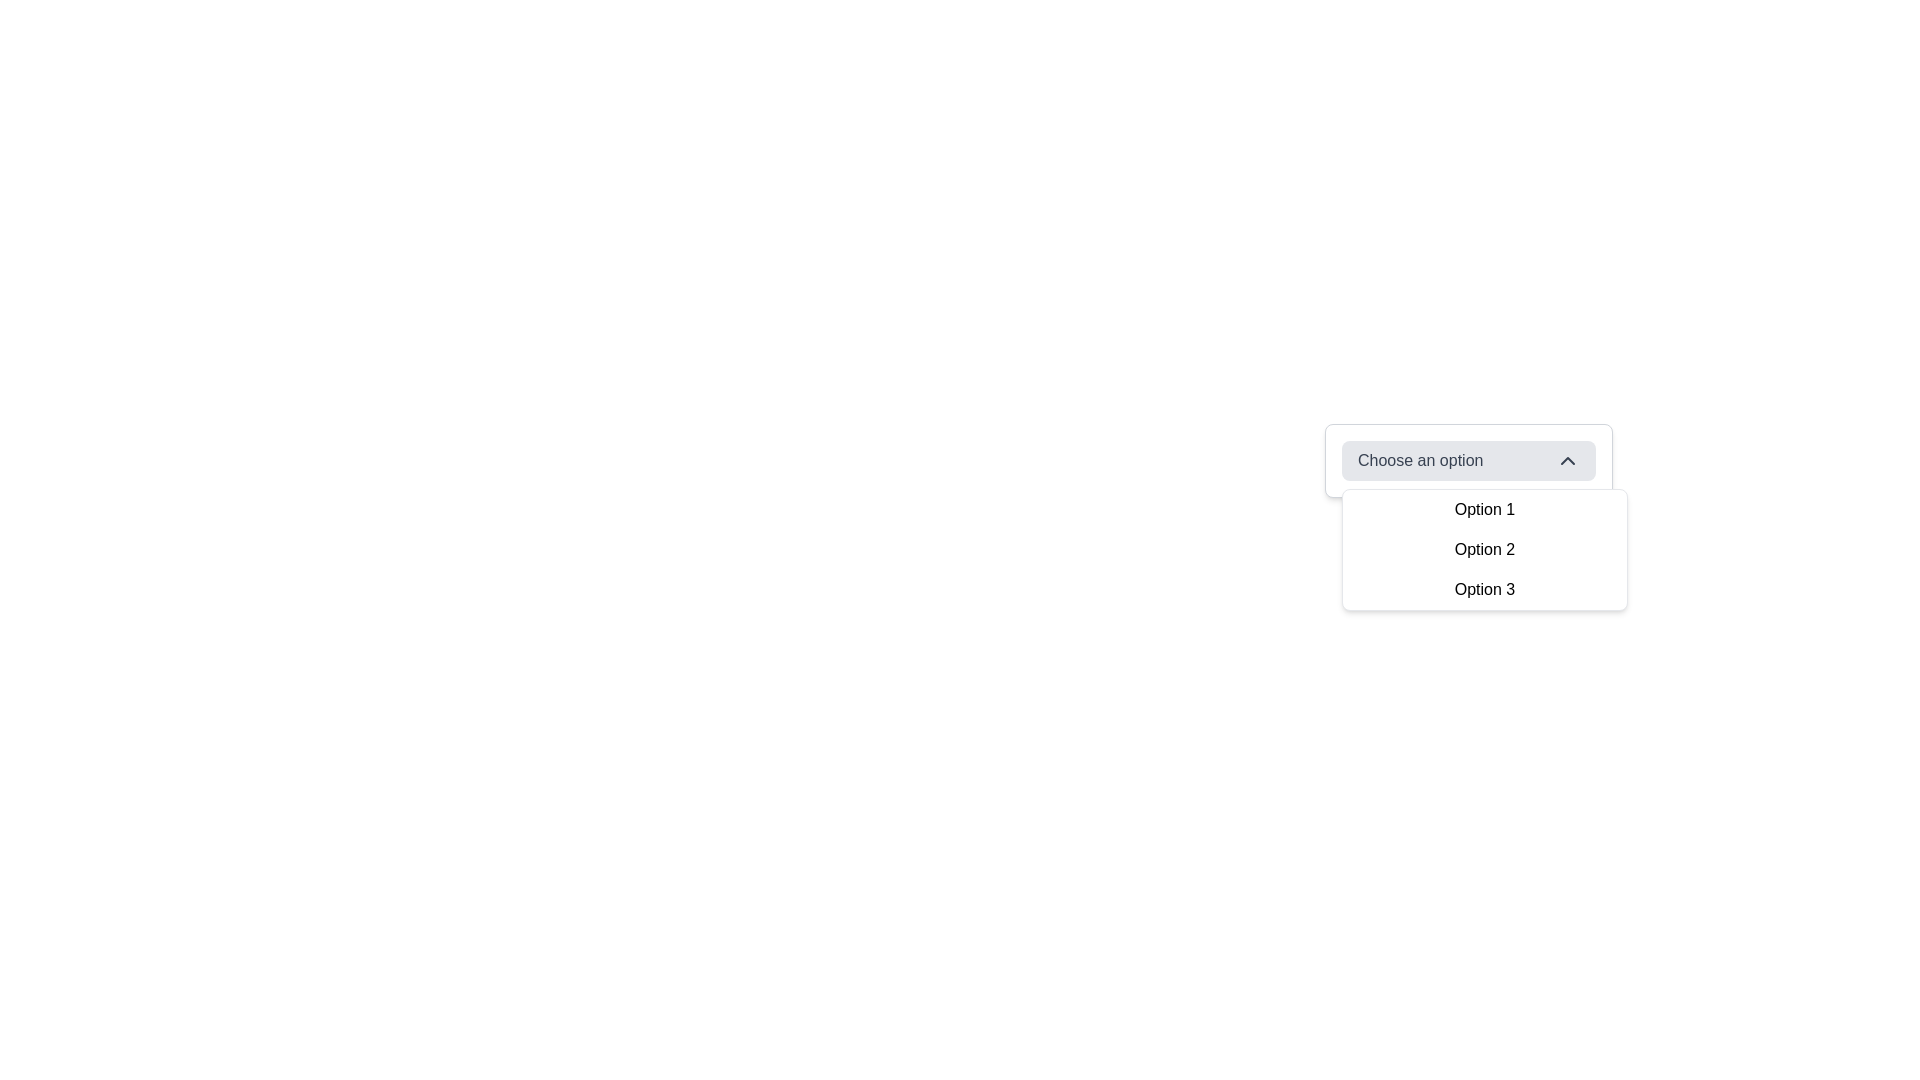  What do you see at coordinates (1484, 550) in the screenshot?
I see `the dropdown menu containing options 'Option 1,' 'Option 2,' and 'Option 3,' which is located directly below the button labeled 'Choose an option.'` at bounding box center [1484, 550].